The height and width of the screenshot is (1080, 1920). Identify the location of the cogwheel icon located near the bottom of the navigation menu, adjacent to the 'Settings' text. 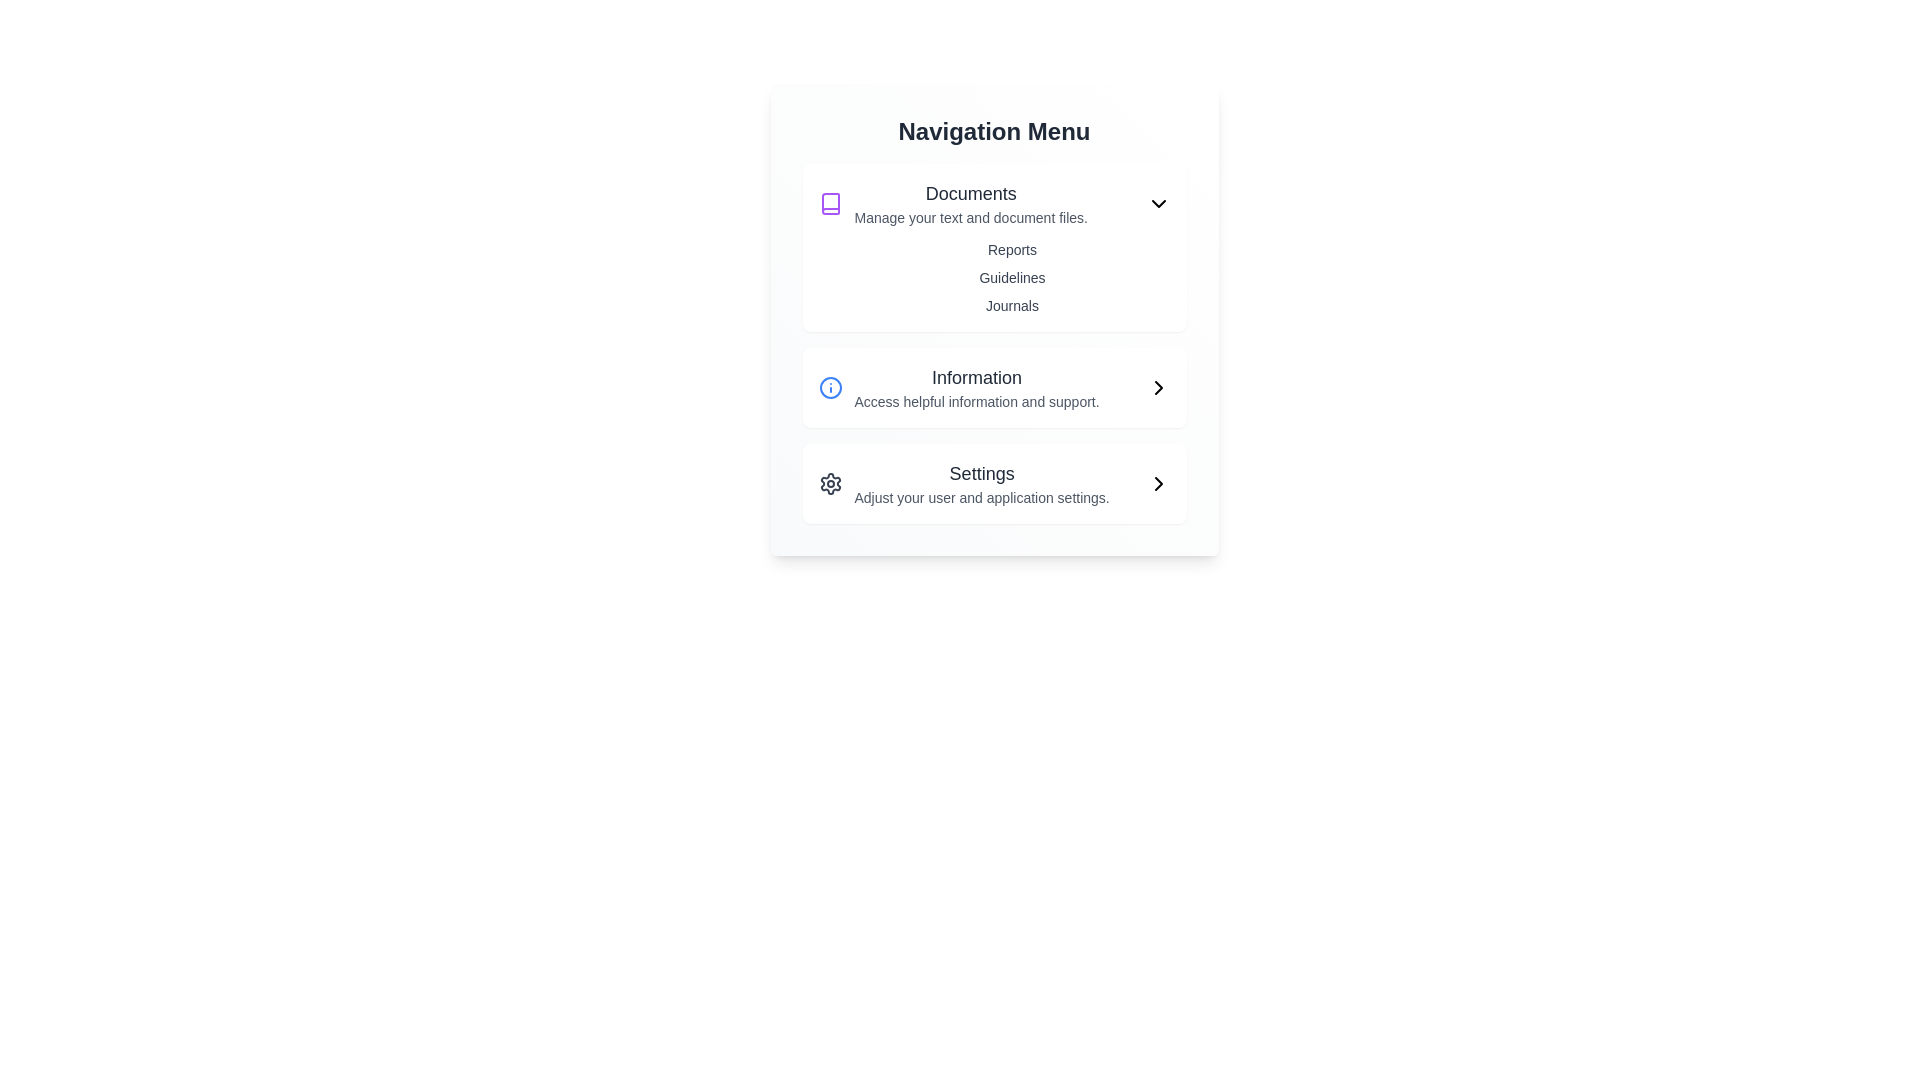
(830, 483).